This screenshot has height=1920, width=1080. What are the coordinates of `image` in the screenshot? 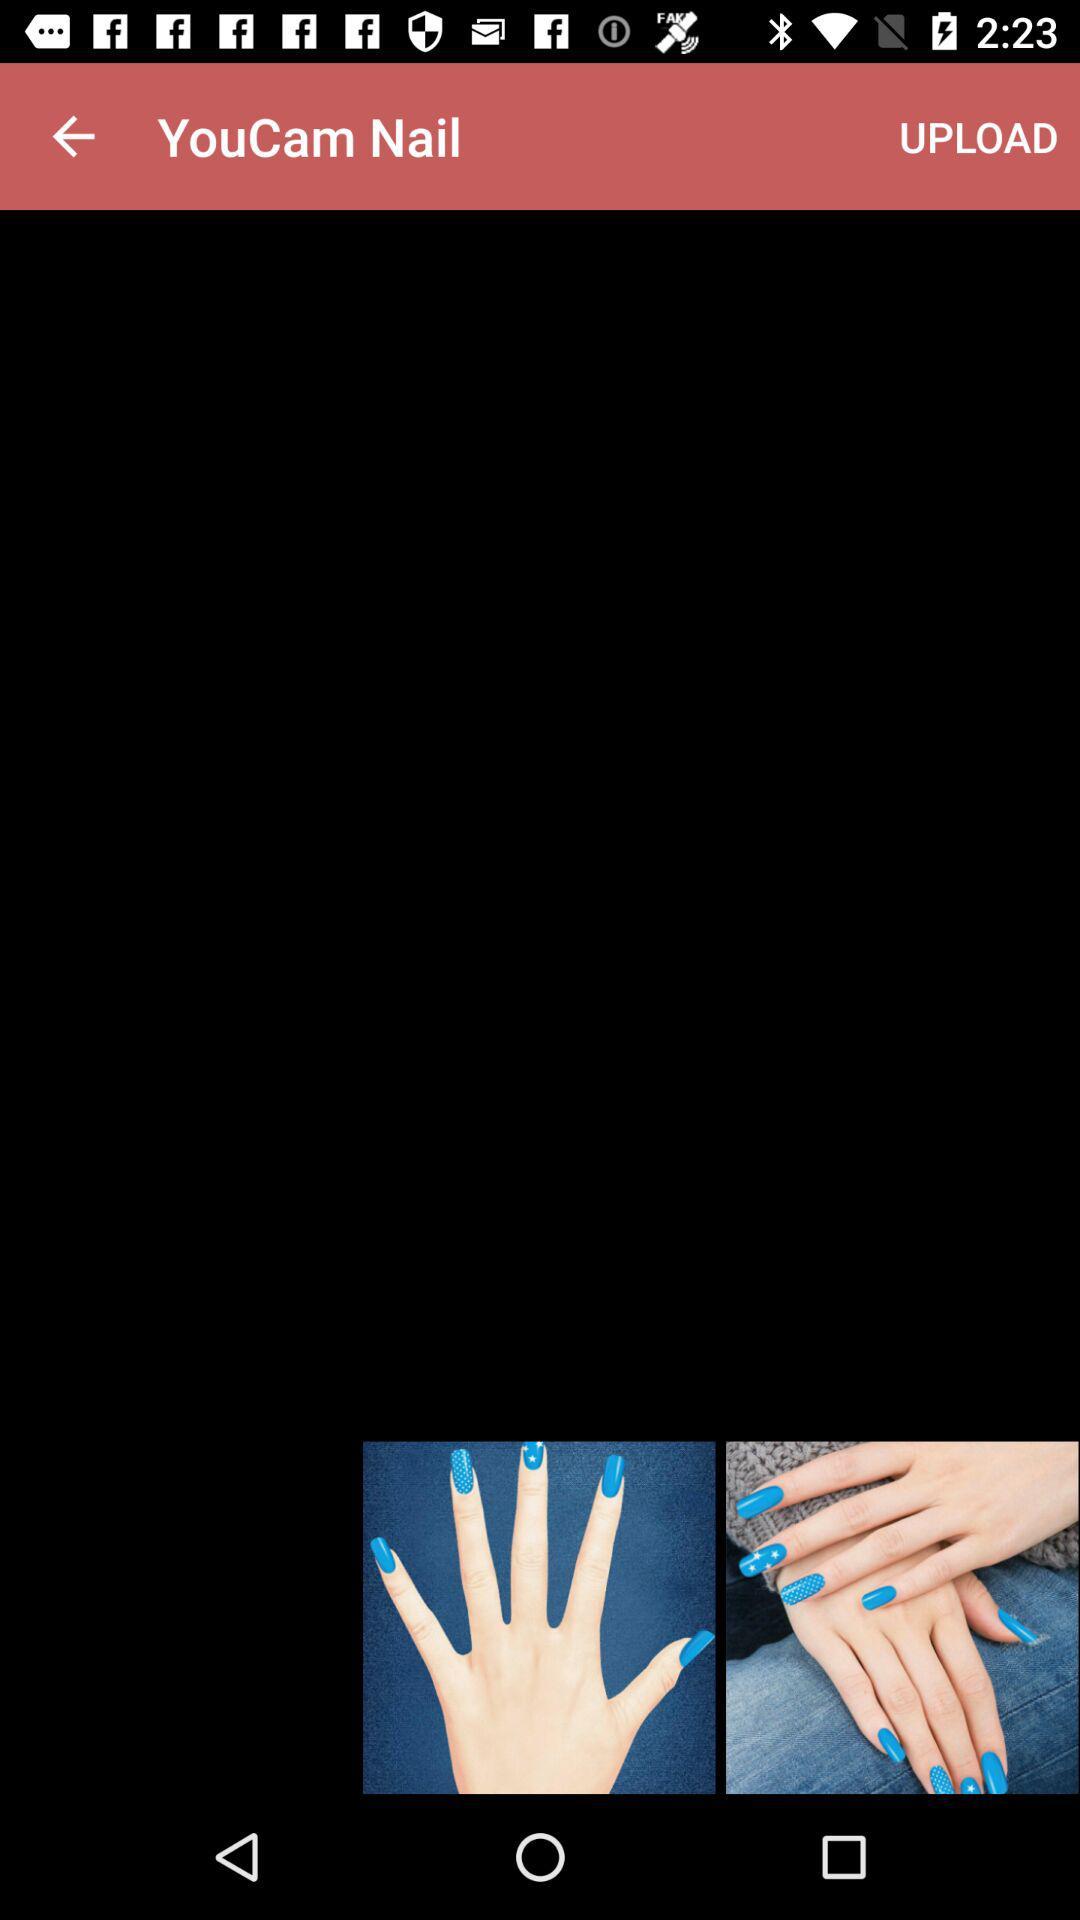 It's located at (902, 1617).